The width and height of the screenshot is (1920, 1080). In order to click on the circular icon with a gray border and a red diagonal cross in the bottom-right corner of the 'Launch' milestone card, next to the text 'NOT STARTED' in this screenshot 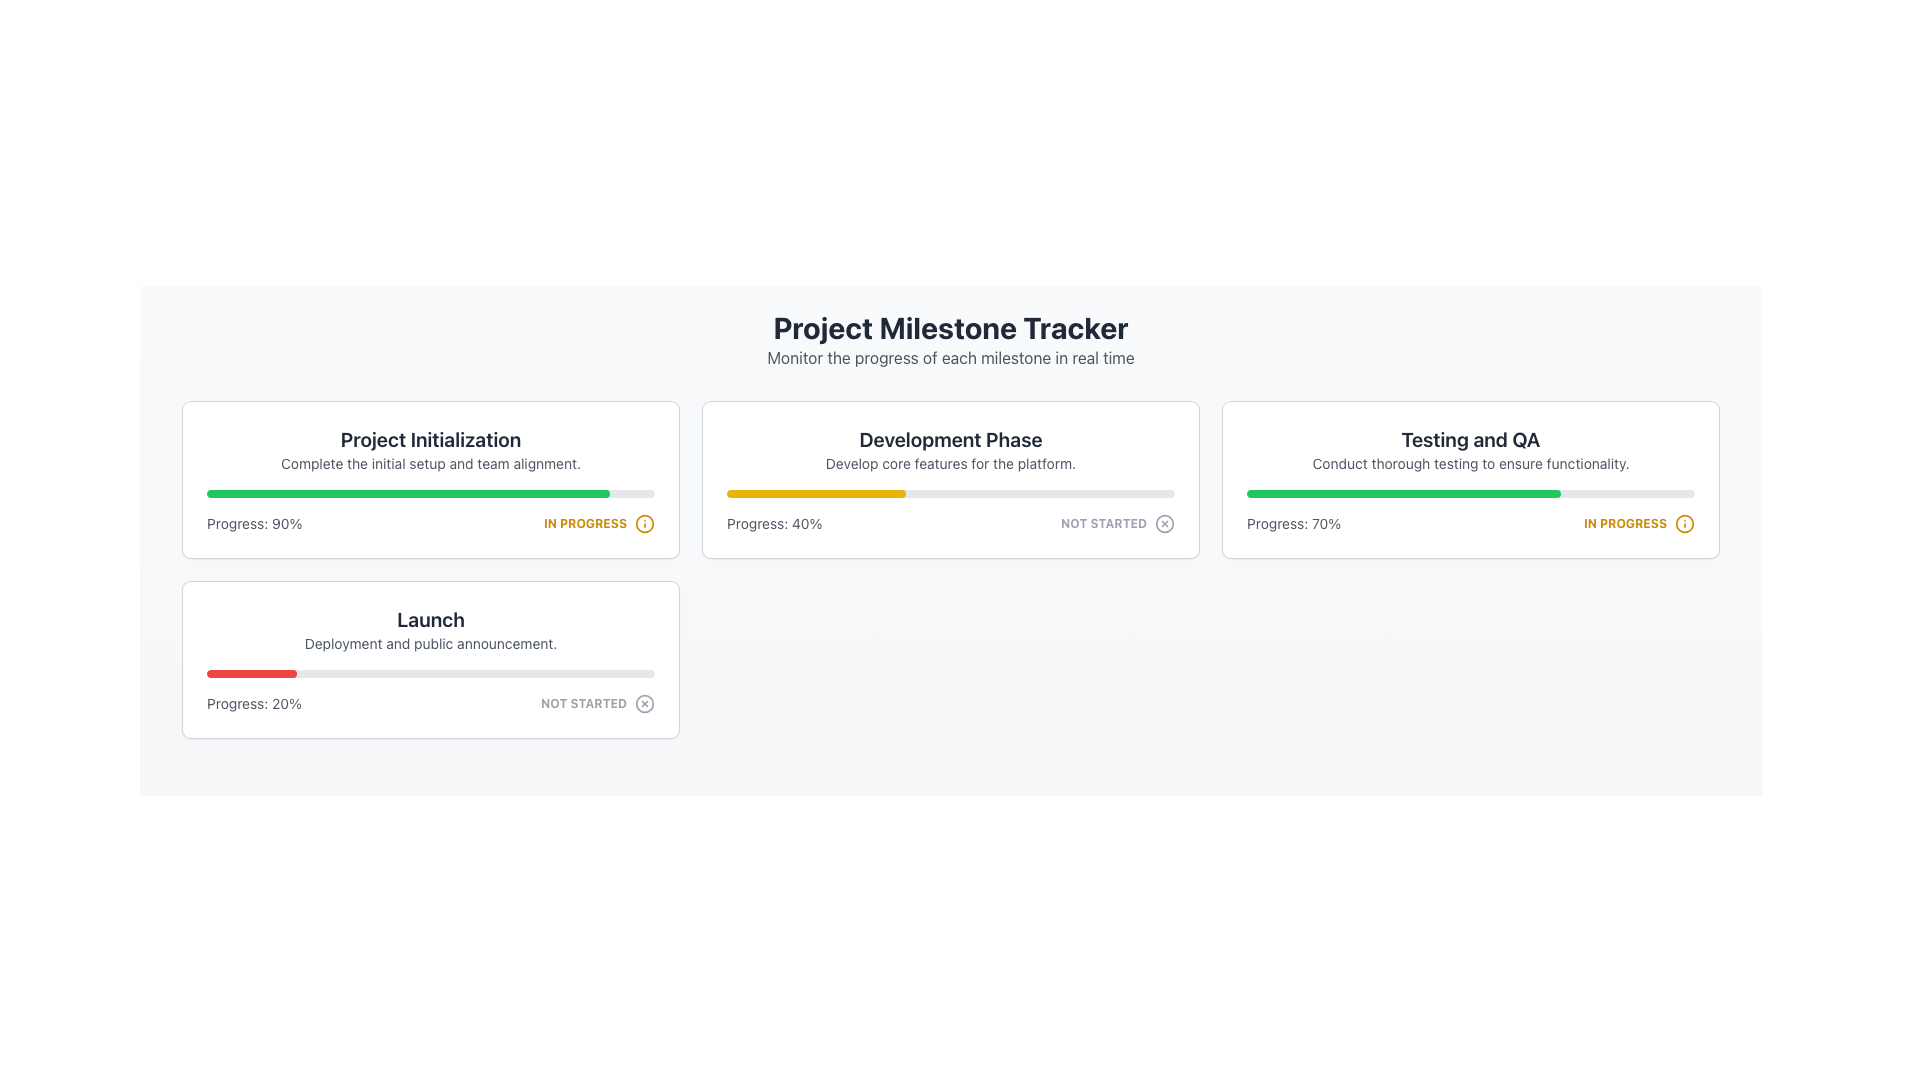, I will do `click(644, 703)`.